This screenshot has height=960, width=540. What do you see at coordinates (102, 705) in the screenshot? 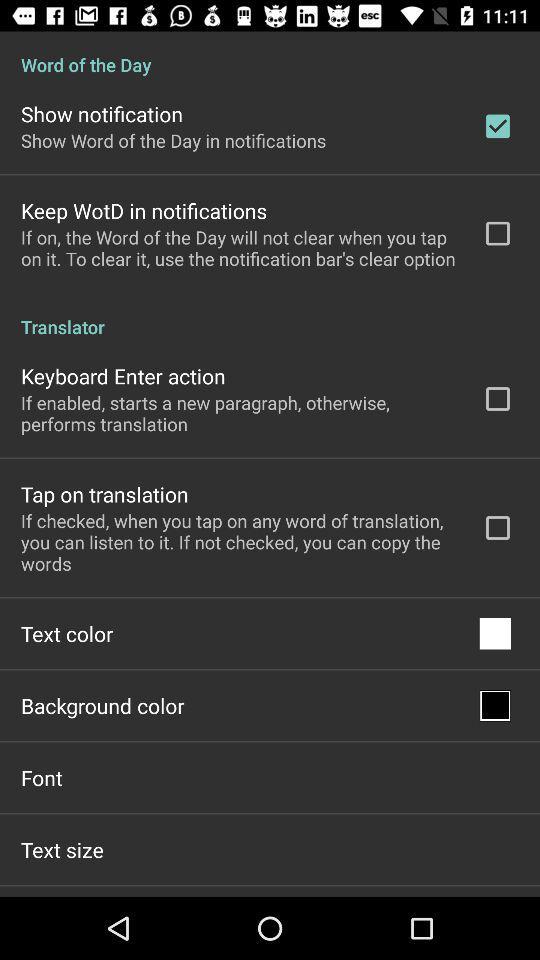
I see `background color` at bounding box center [102, 705].